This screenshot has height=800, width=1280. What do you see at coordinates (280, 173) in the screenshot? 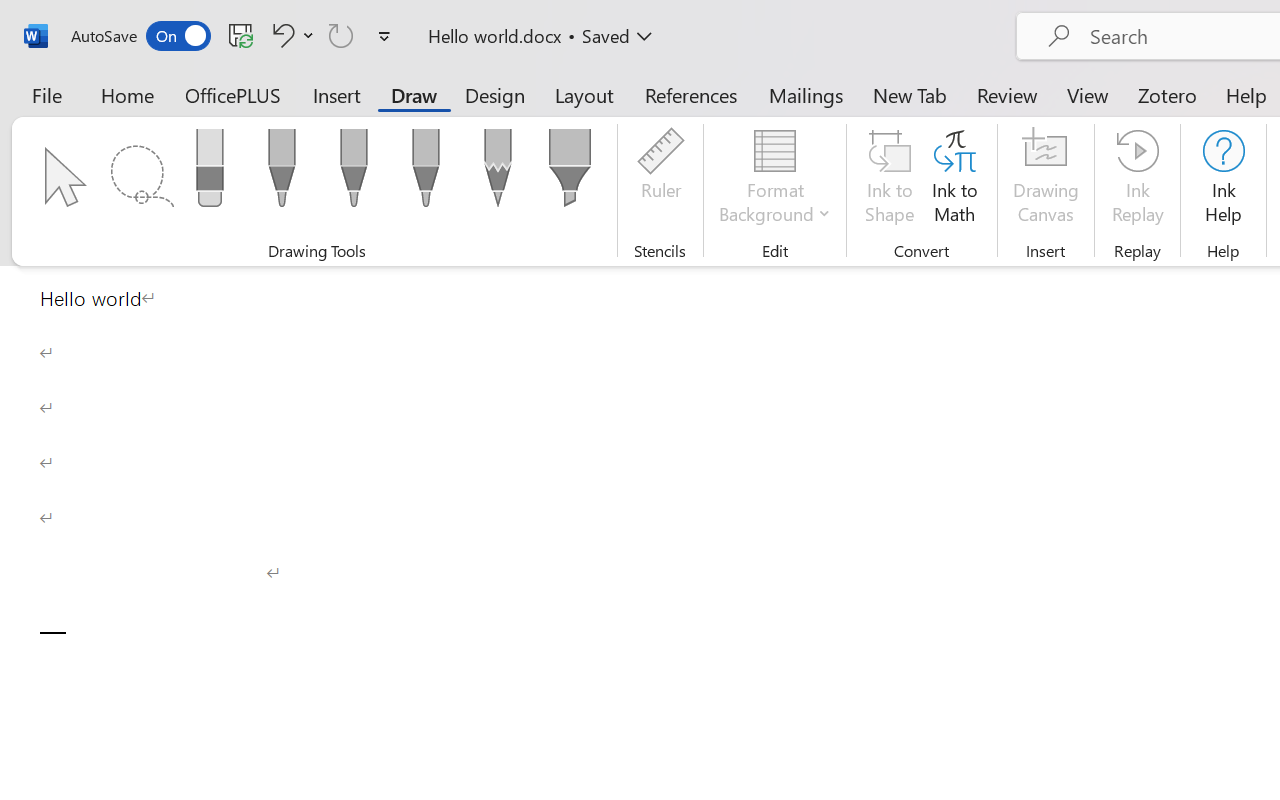
I see `'Pen: Black, 0.5 mm'` at bounding box center [280, 173].